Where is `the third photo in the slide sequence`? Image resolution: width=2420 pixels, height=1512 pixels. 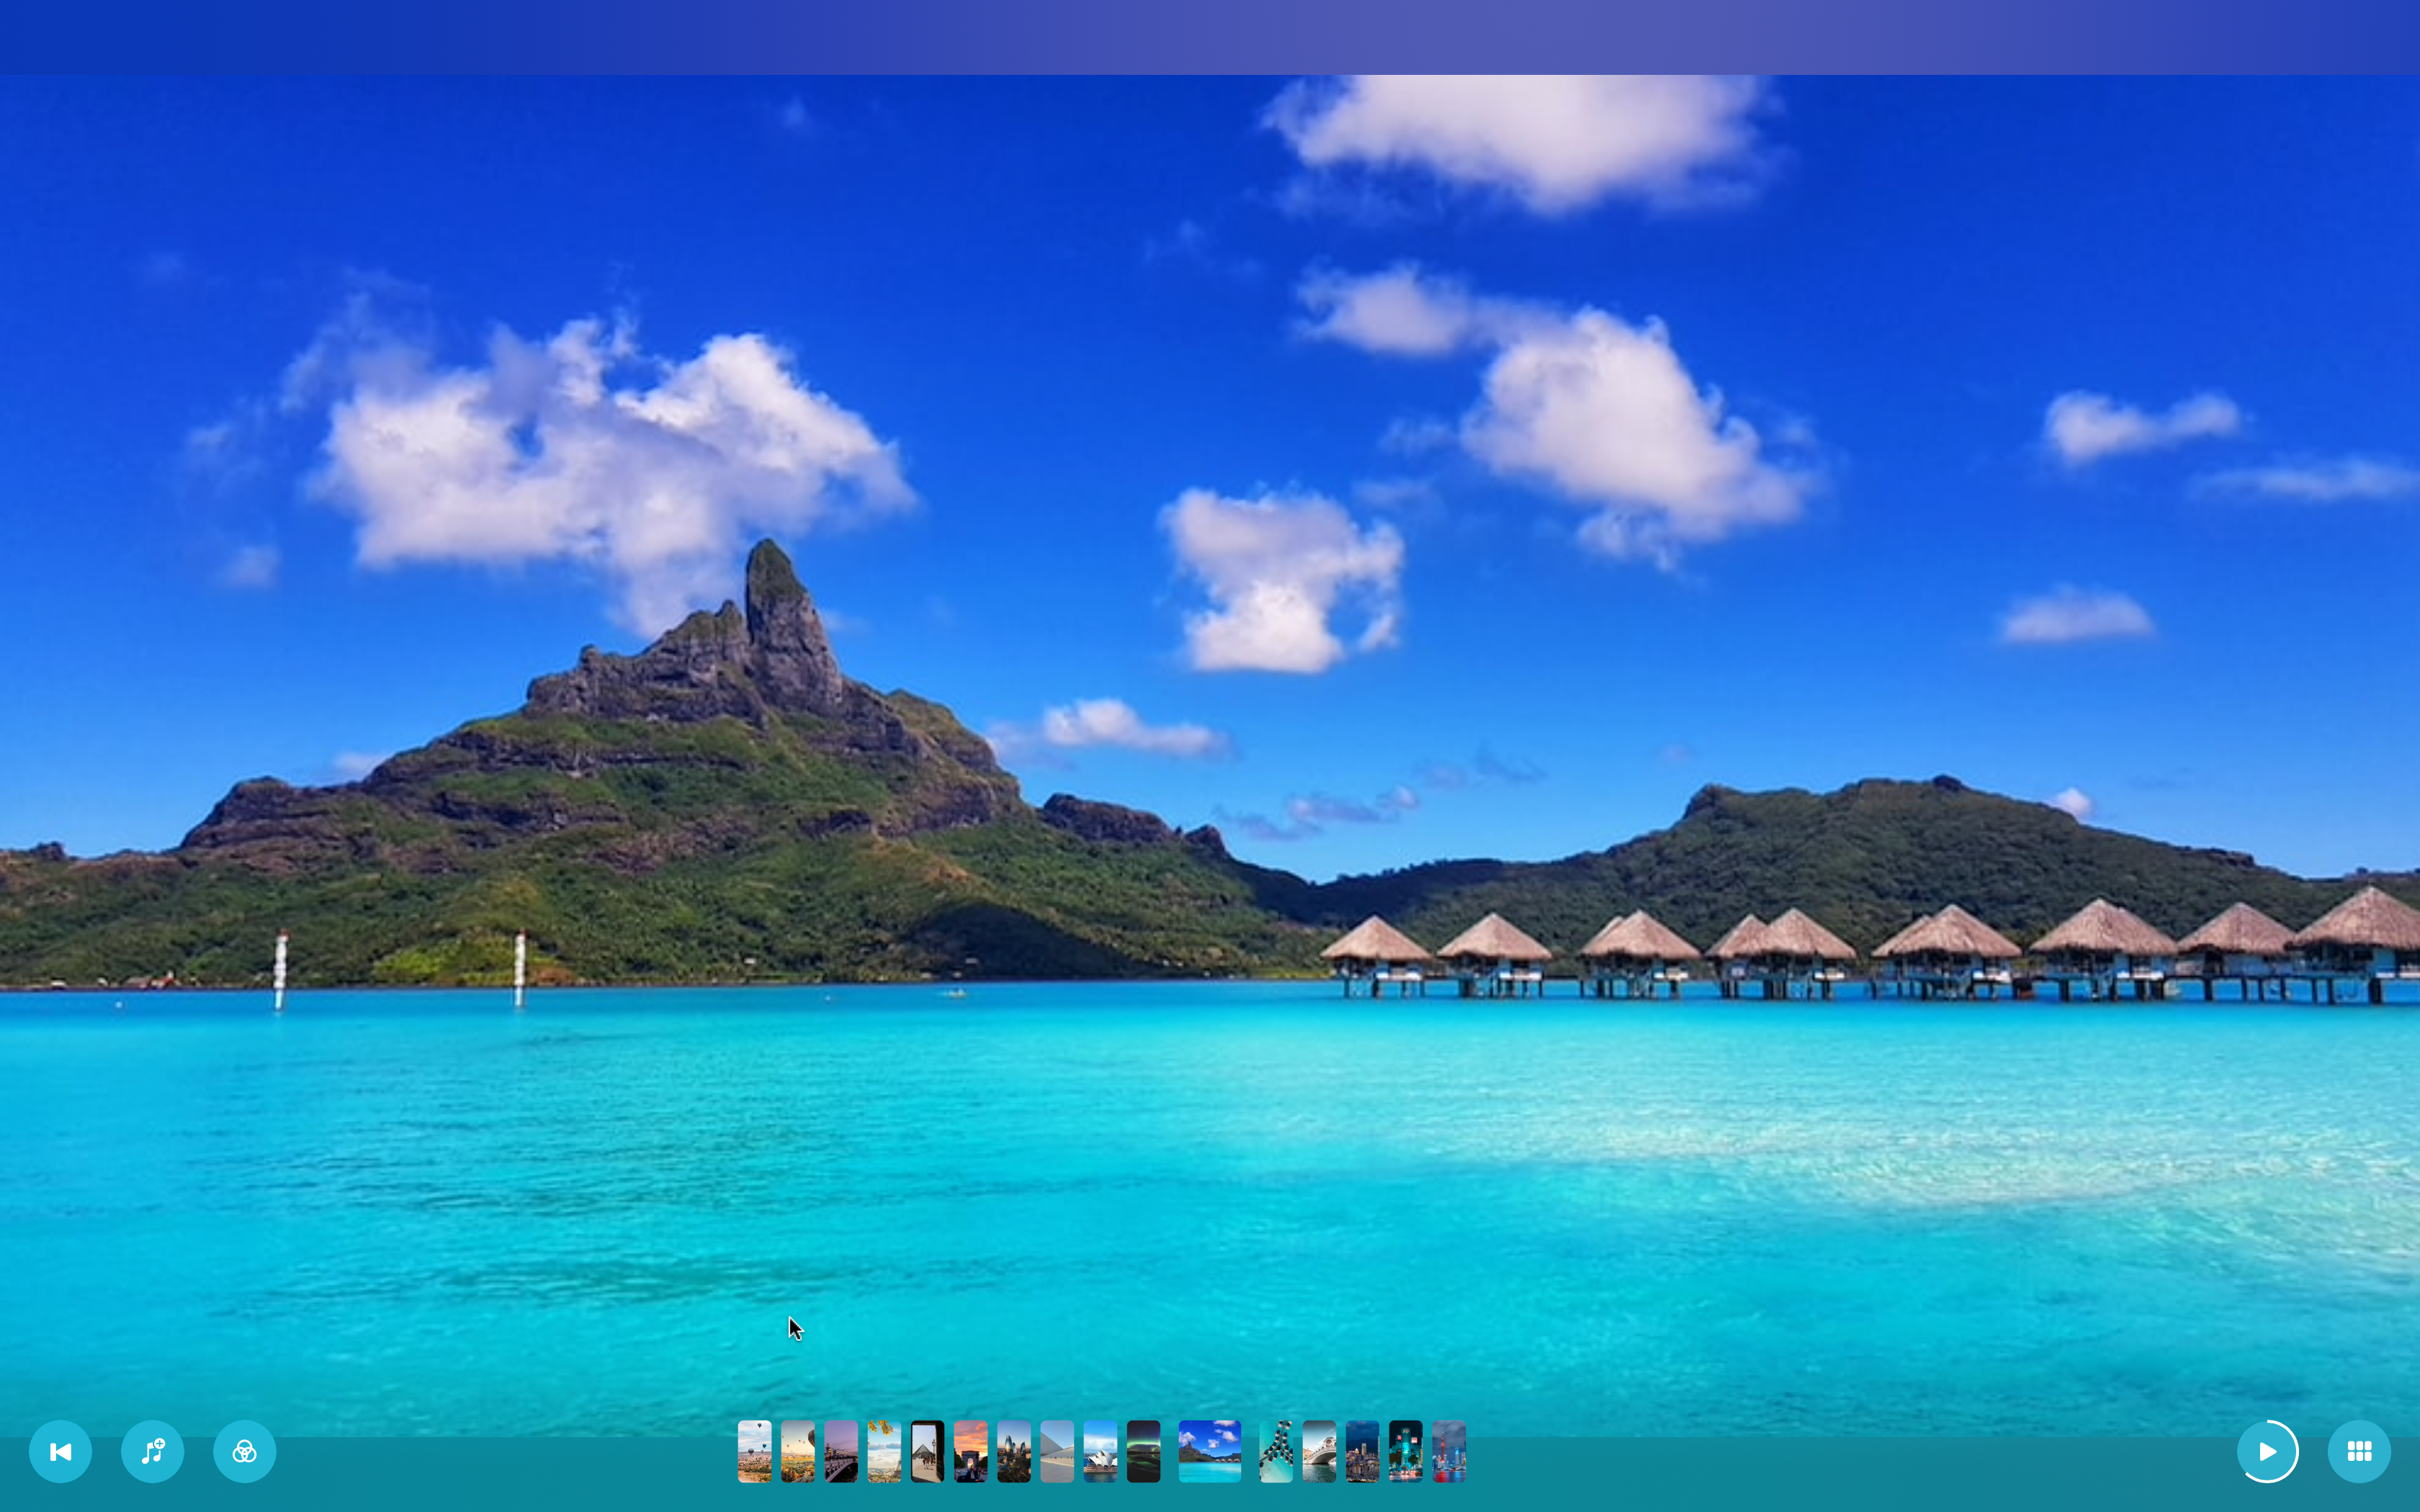
the third photo in the slide sequence is located at coordinates (841, 1450).